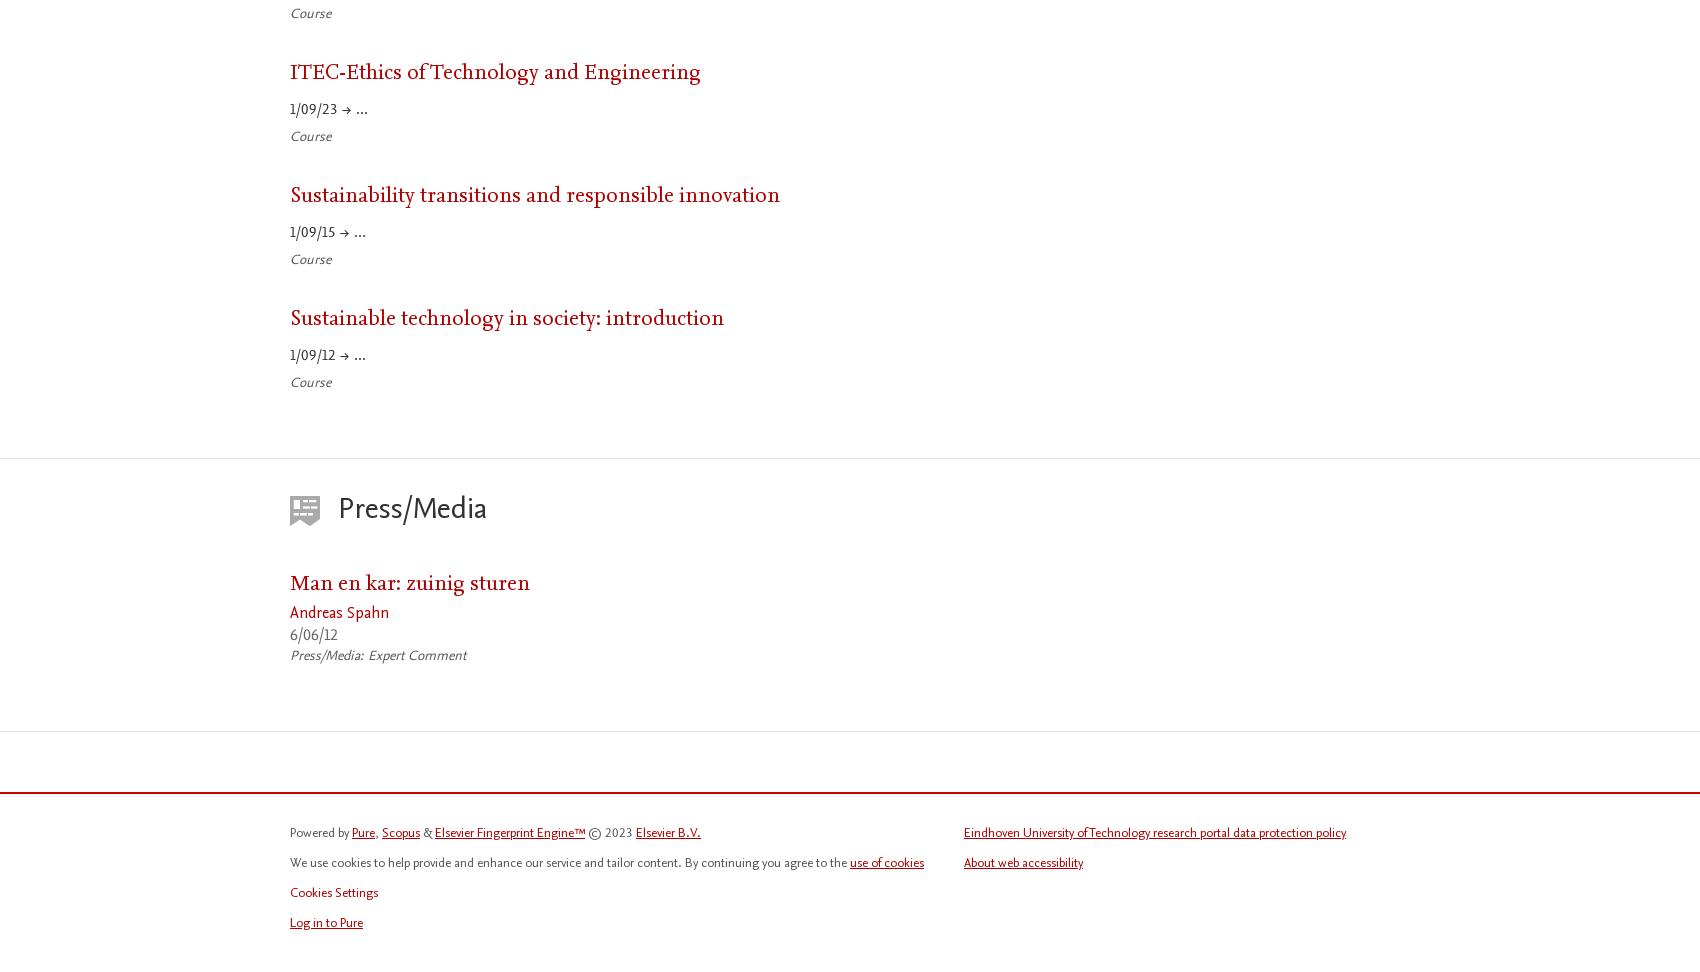  Describe the element at coordinates (290, 581) in the screenshot. I see `'Man en kar: zuinig sturen'` at that location.